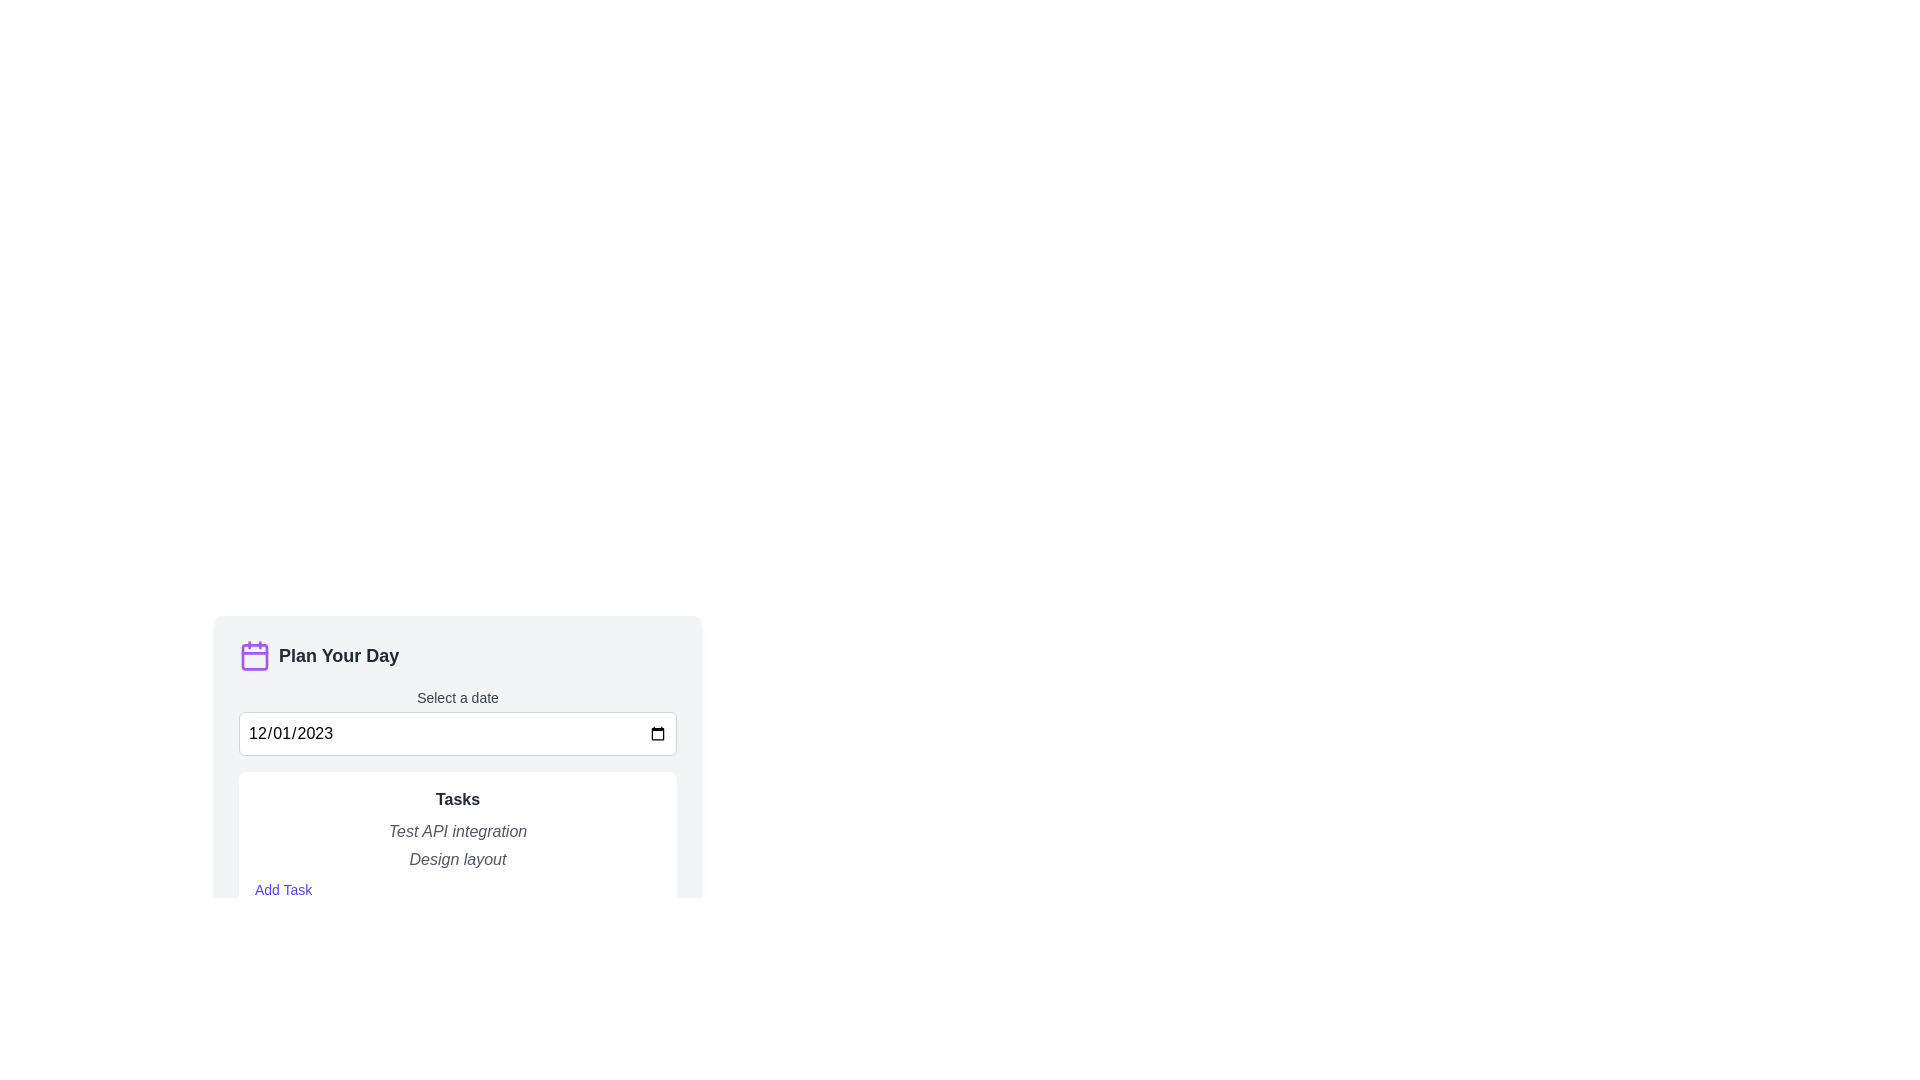 This screenshot has height=1080, width=1920. Describe the element at coordinates (282, 889) in the screenshot. I see `the 'Add Task' link, which is styled as blue underlined text located at the bottom of the 'Tasks' section` at that location.